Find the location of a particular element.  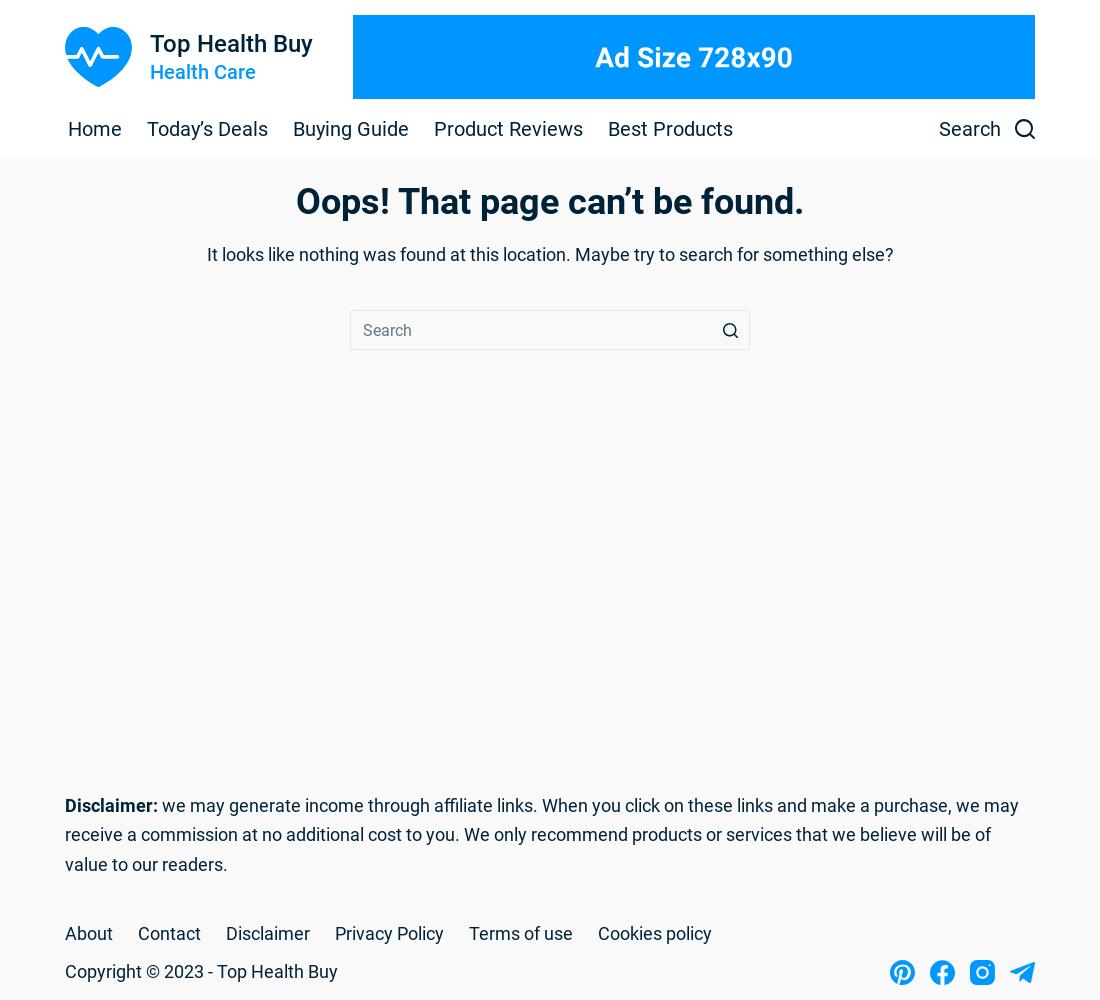

'Cookies policy' is located at coordinates (655, 932).